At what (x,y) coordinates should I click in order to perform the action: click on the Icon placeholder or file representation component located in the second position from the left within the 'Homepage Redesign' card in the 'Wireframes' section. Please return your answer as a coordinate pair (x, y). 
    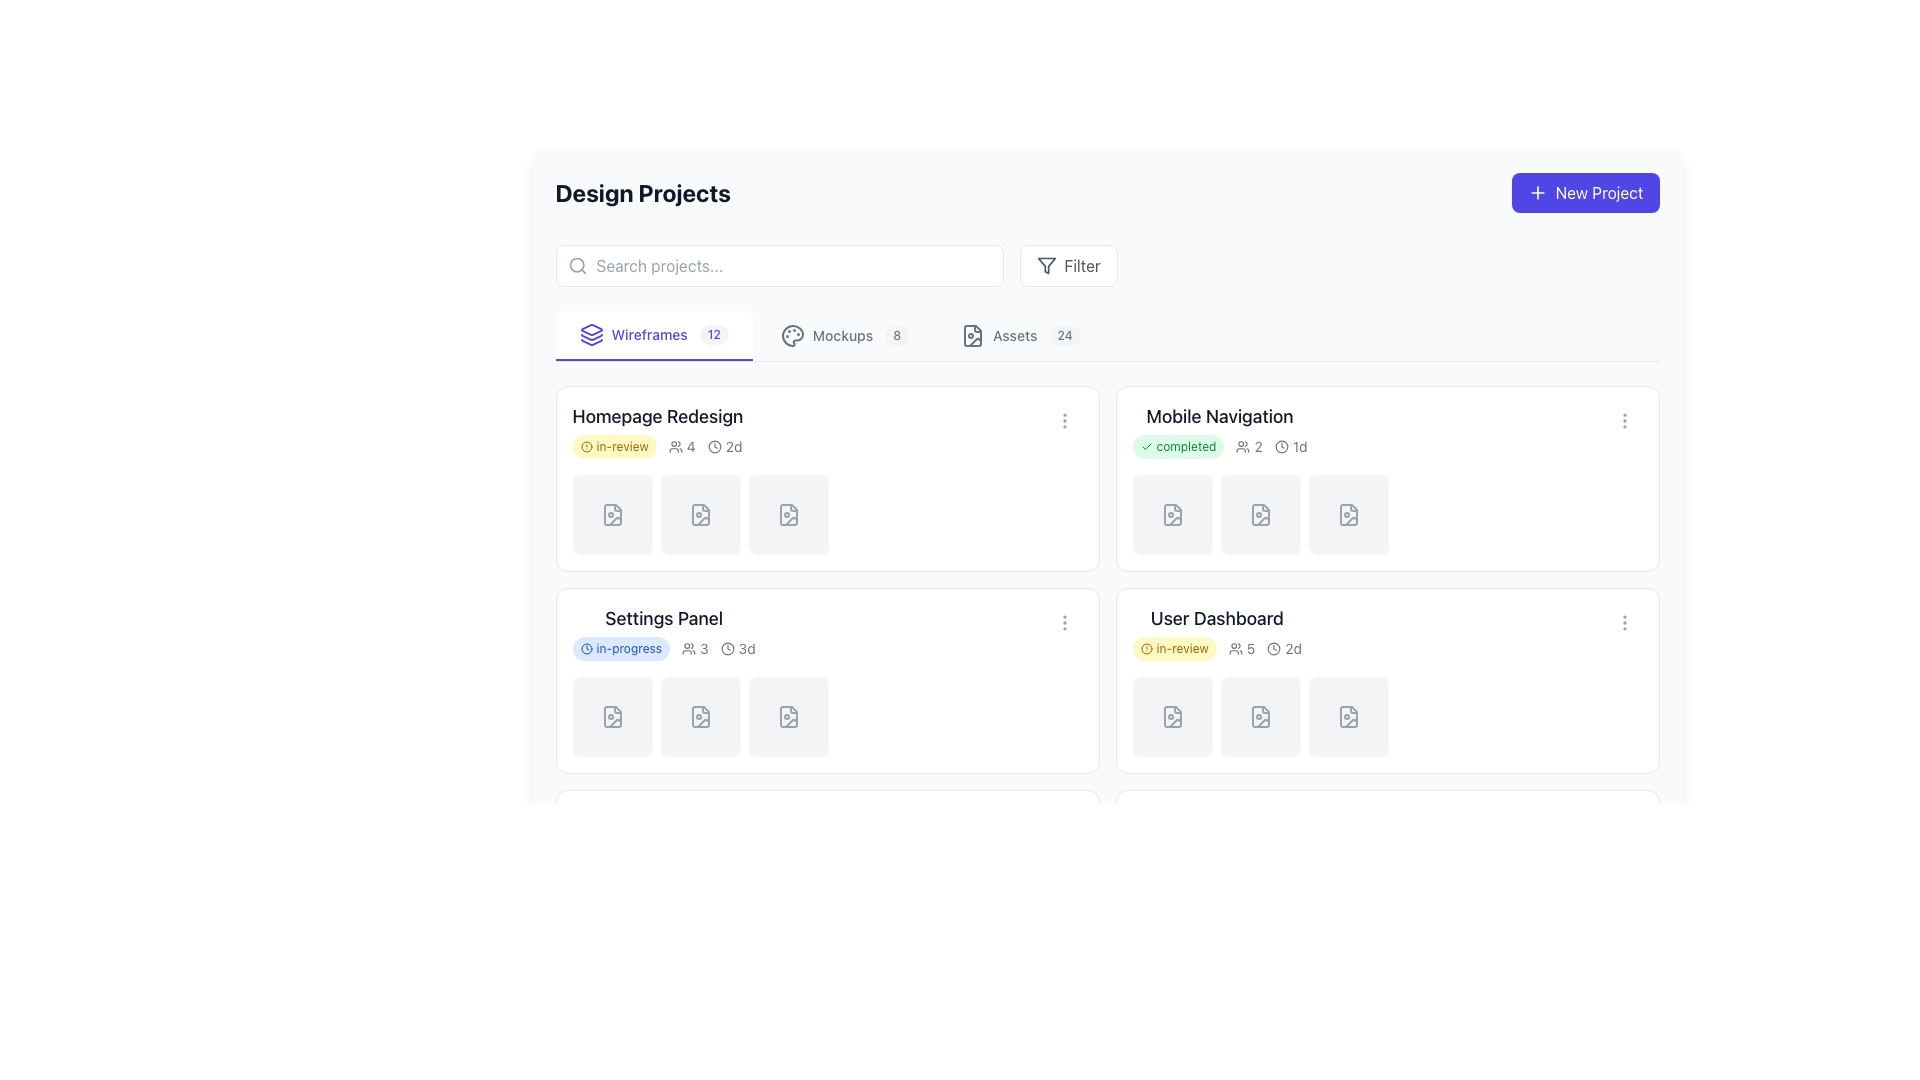
    Looking at the image, I should click on (700, 514).